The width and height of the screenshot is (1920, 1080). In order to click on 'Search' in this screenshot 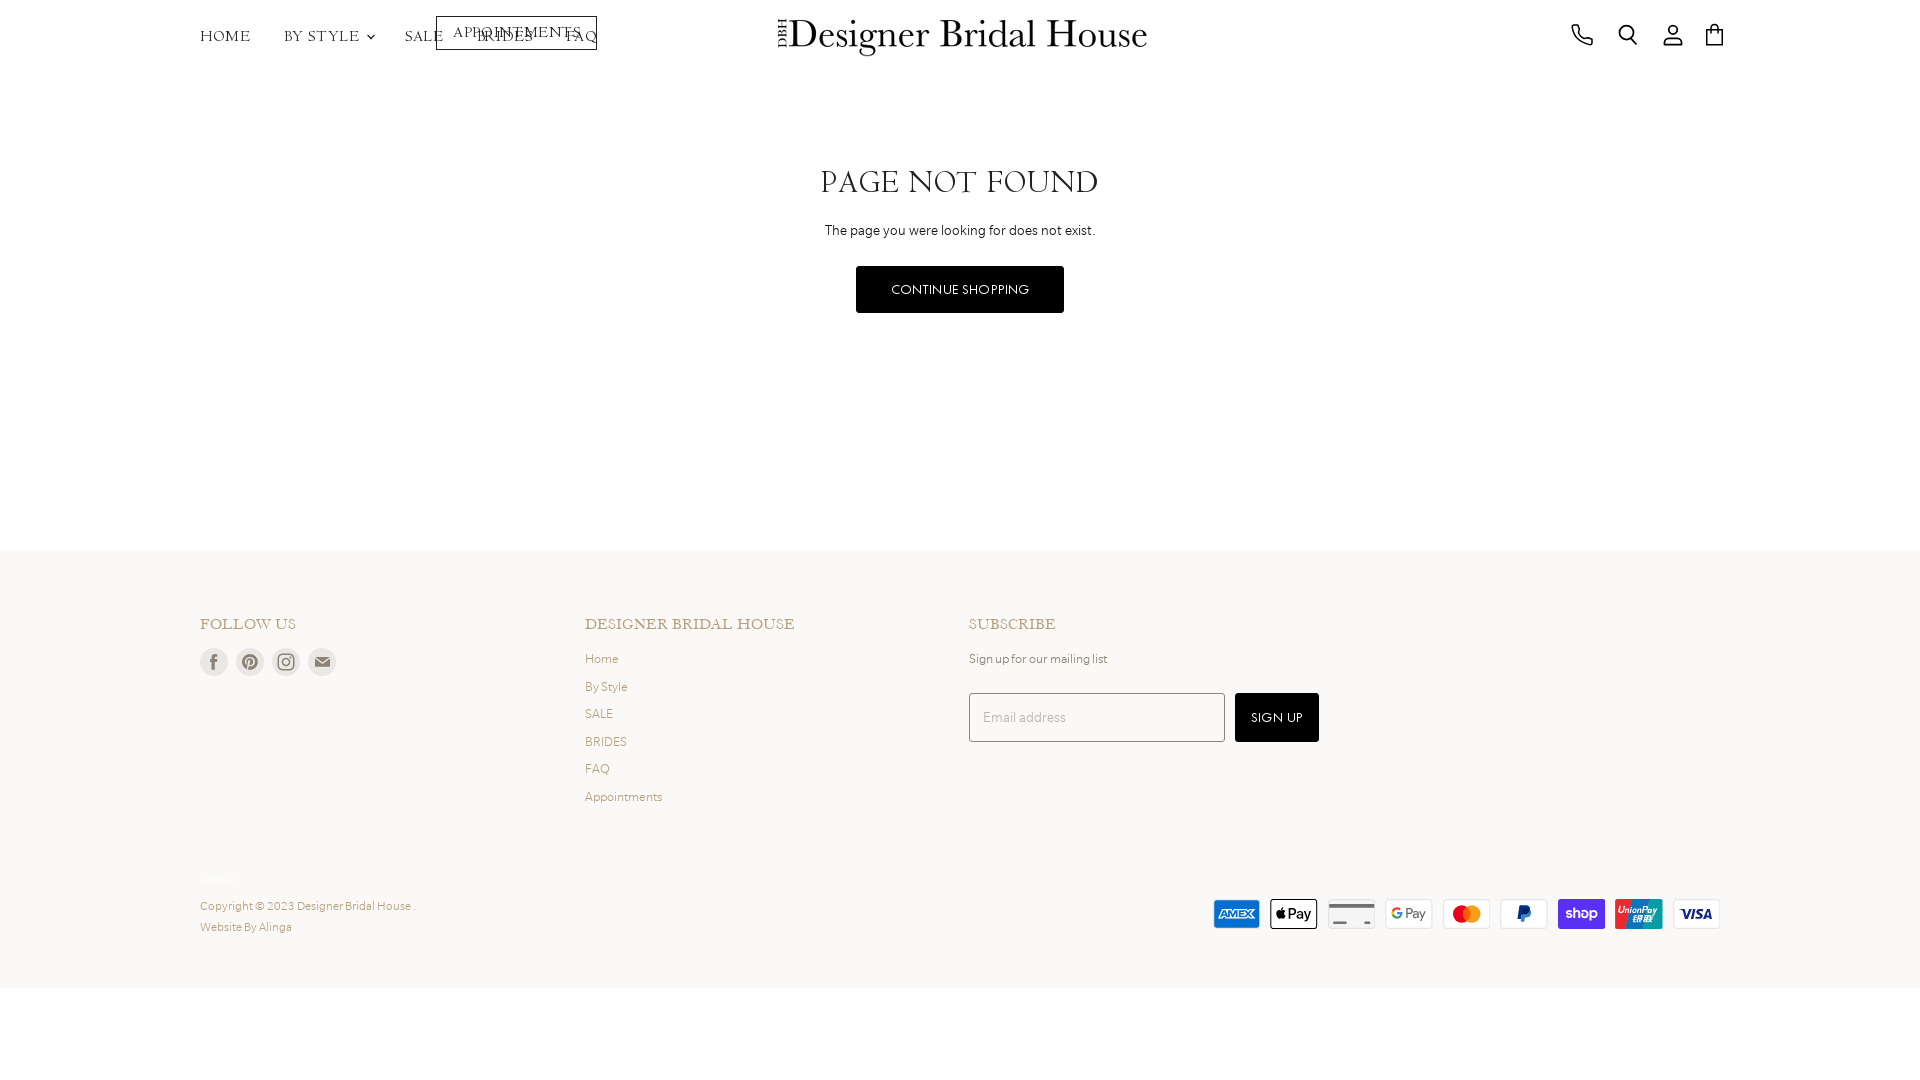, I will do `click(200, 878)`.